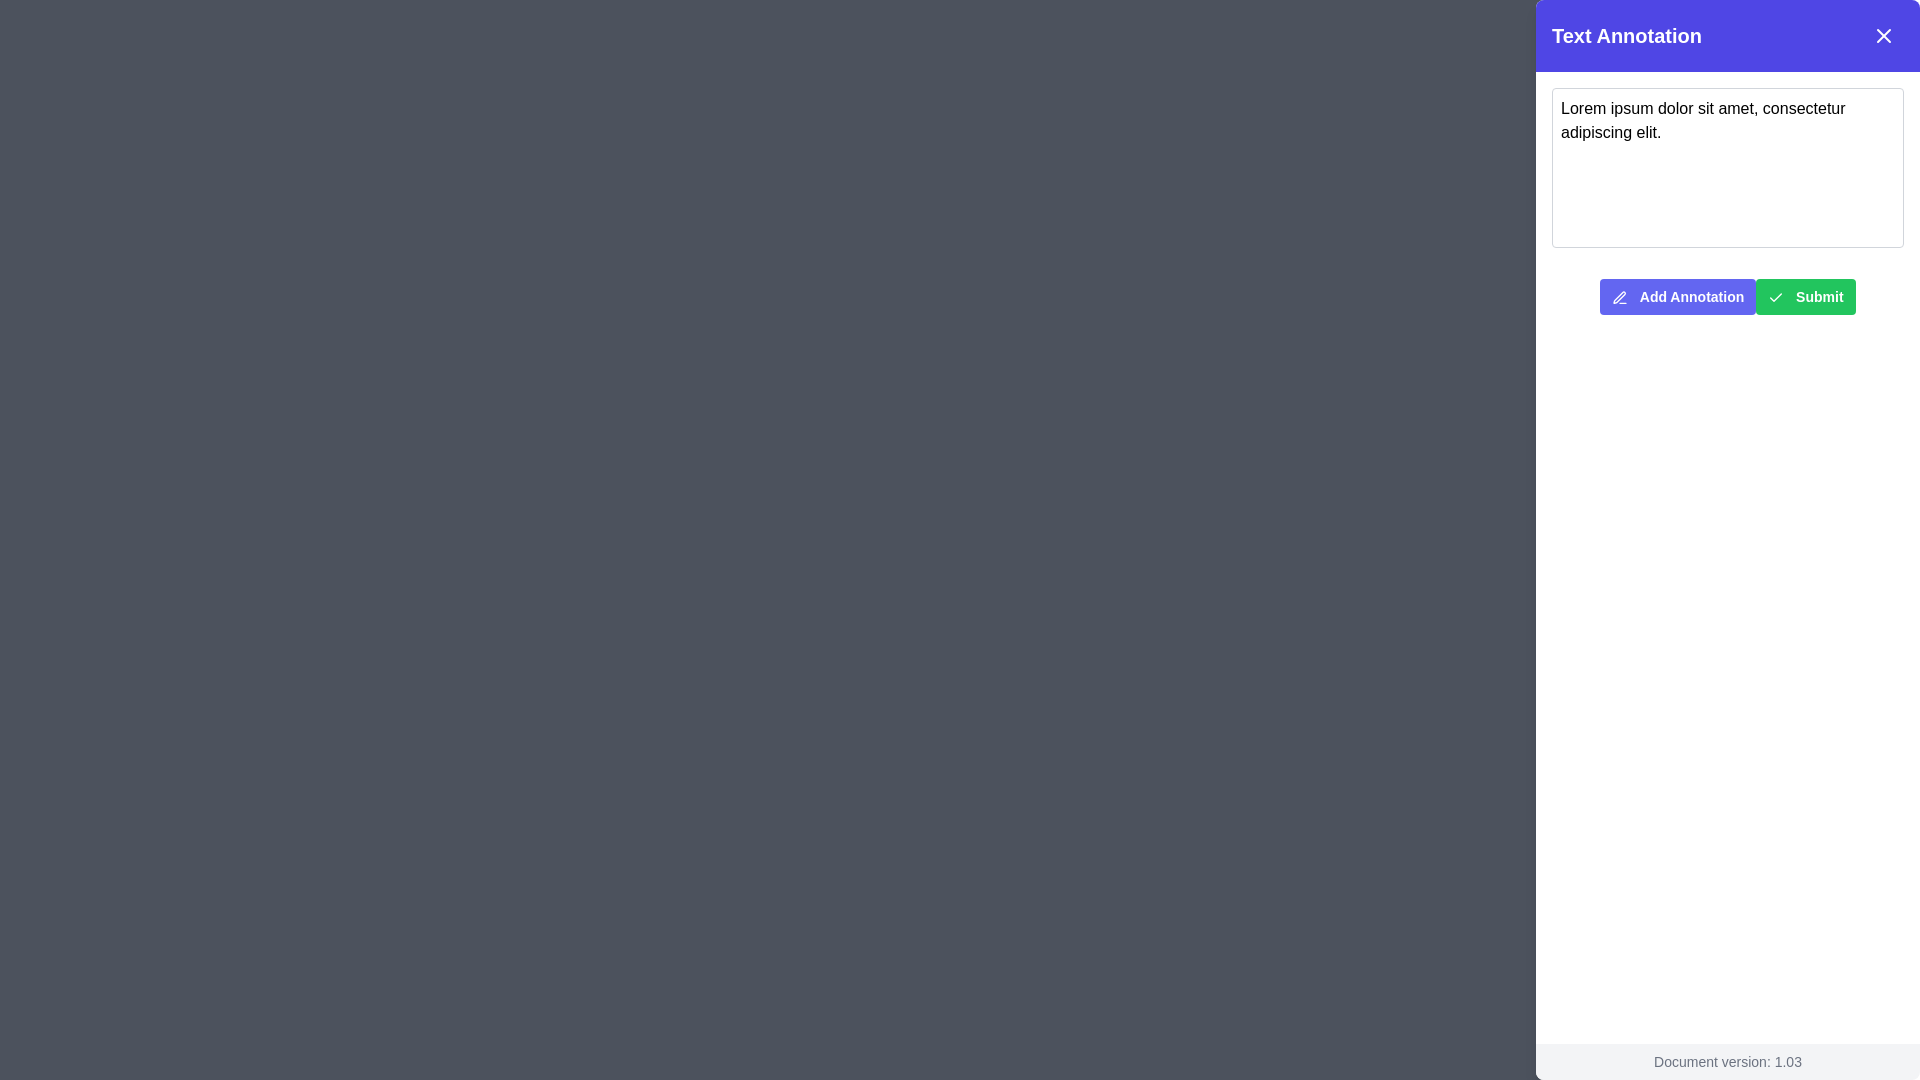  I want to click on the Text Label located in the header section at the top of the right-hand panel, positioned on the left side, which serves as a title or identifier for the section, so click(1627, 35).